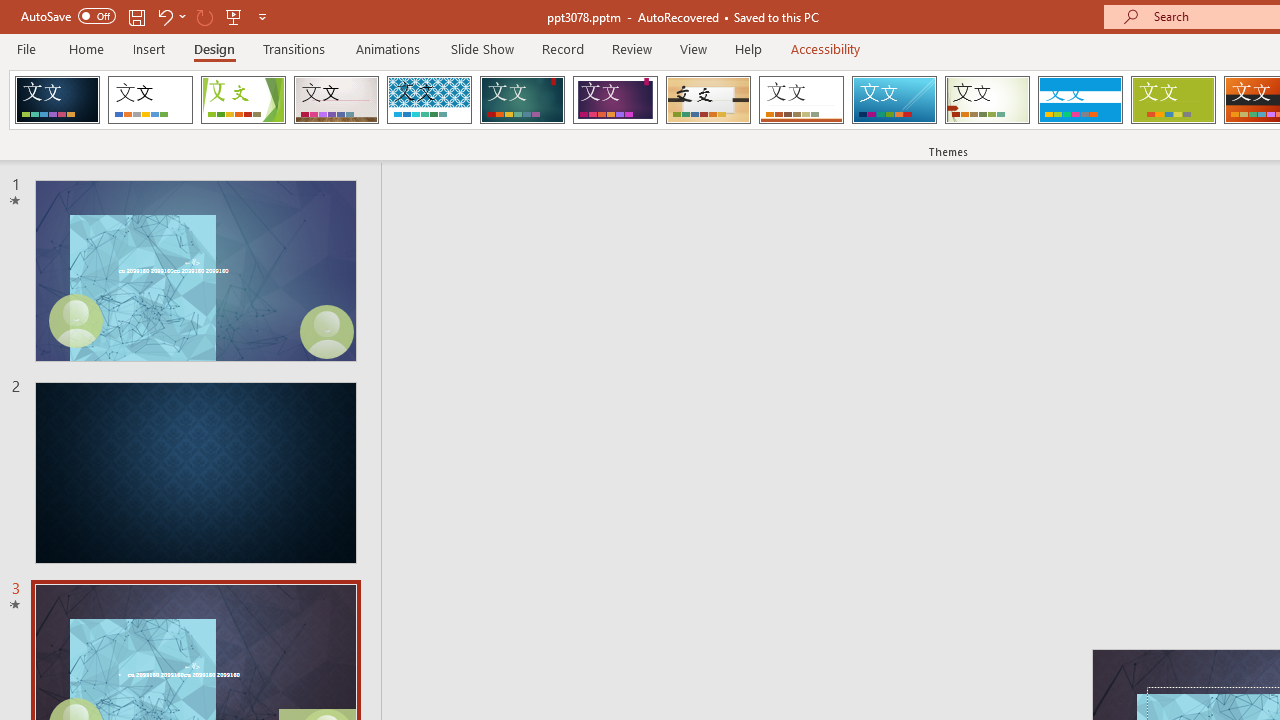 The height and width of the screenshot is (720, 1280). I want to click on 'Wisp', so click(987, 100).